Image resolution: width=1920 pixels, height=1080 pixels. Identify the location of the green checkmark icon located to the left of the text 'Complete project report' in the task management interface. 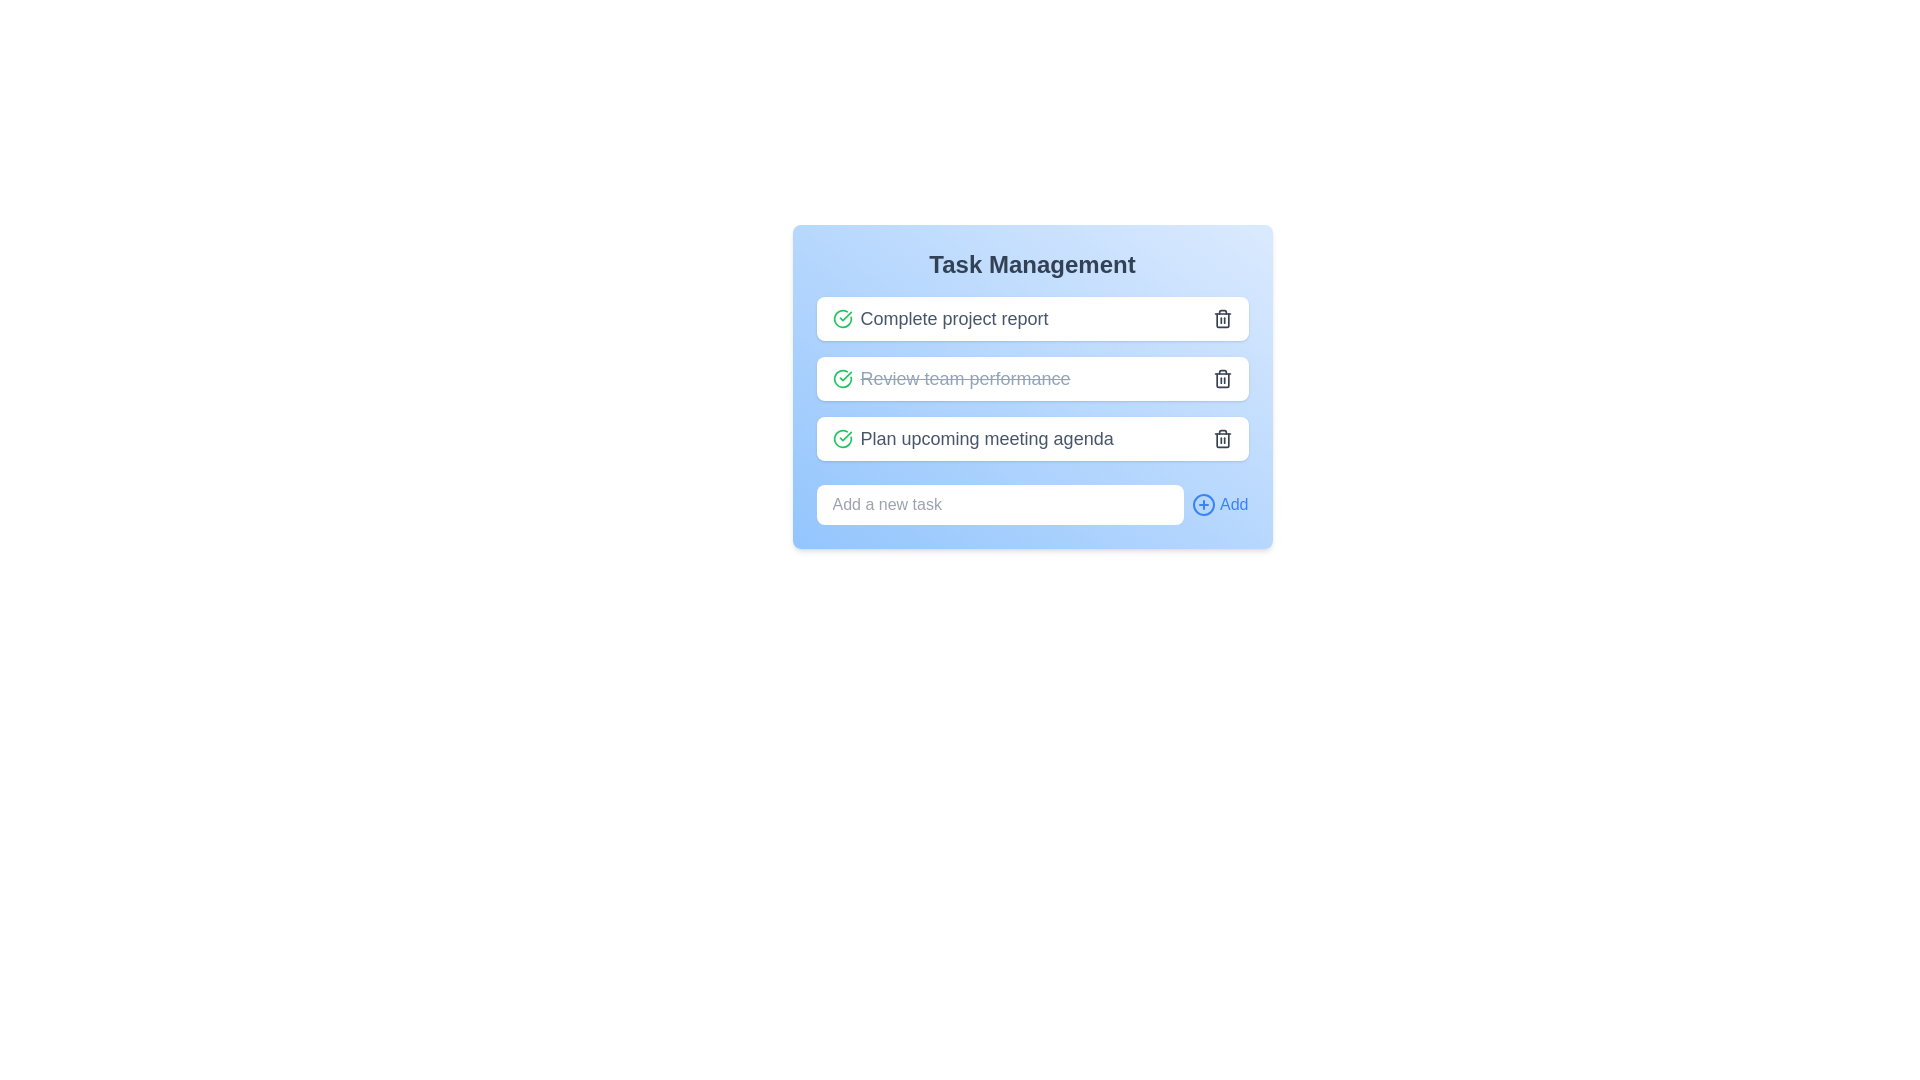
(939, 318).